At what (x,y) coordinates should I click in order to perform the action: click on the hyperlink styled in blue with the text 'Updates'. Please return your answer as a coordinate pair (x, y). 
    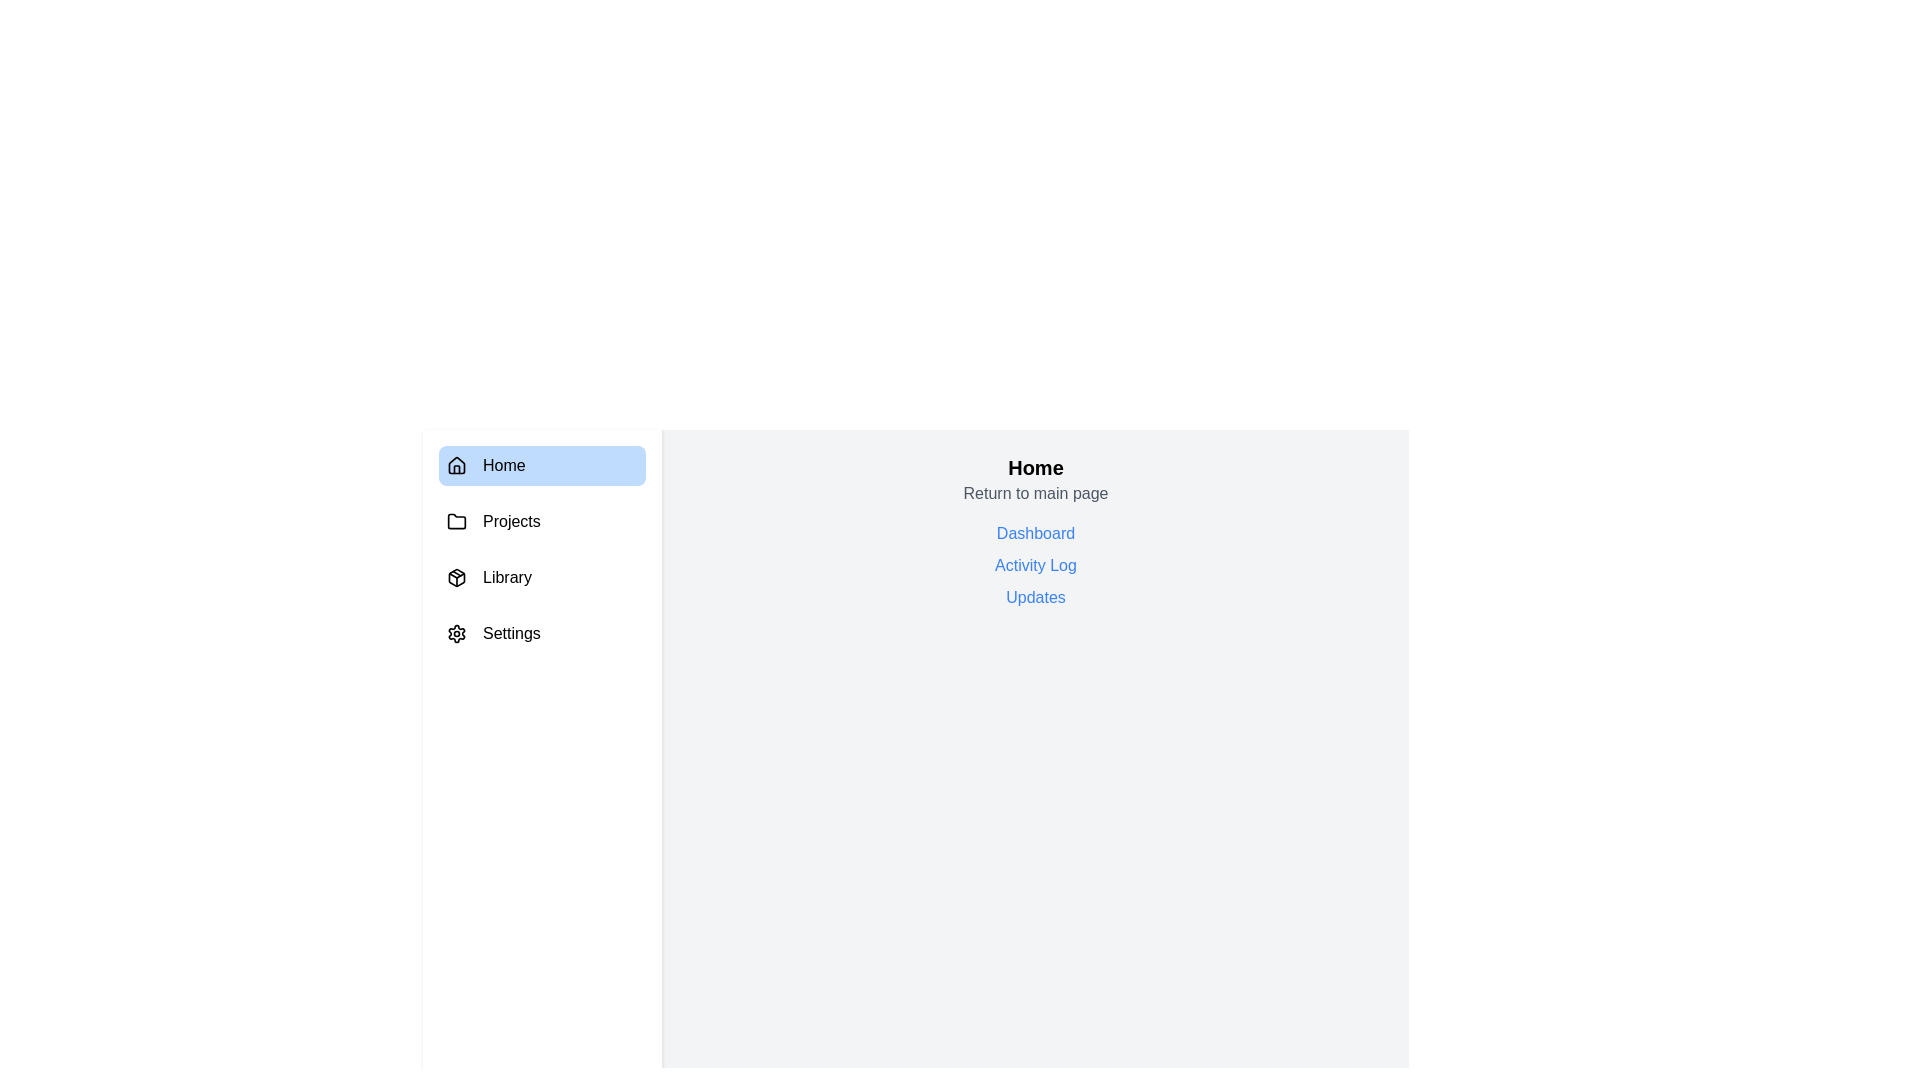
    Looking at the image, I should click on (1036, 596).